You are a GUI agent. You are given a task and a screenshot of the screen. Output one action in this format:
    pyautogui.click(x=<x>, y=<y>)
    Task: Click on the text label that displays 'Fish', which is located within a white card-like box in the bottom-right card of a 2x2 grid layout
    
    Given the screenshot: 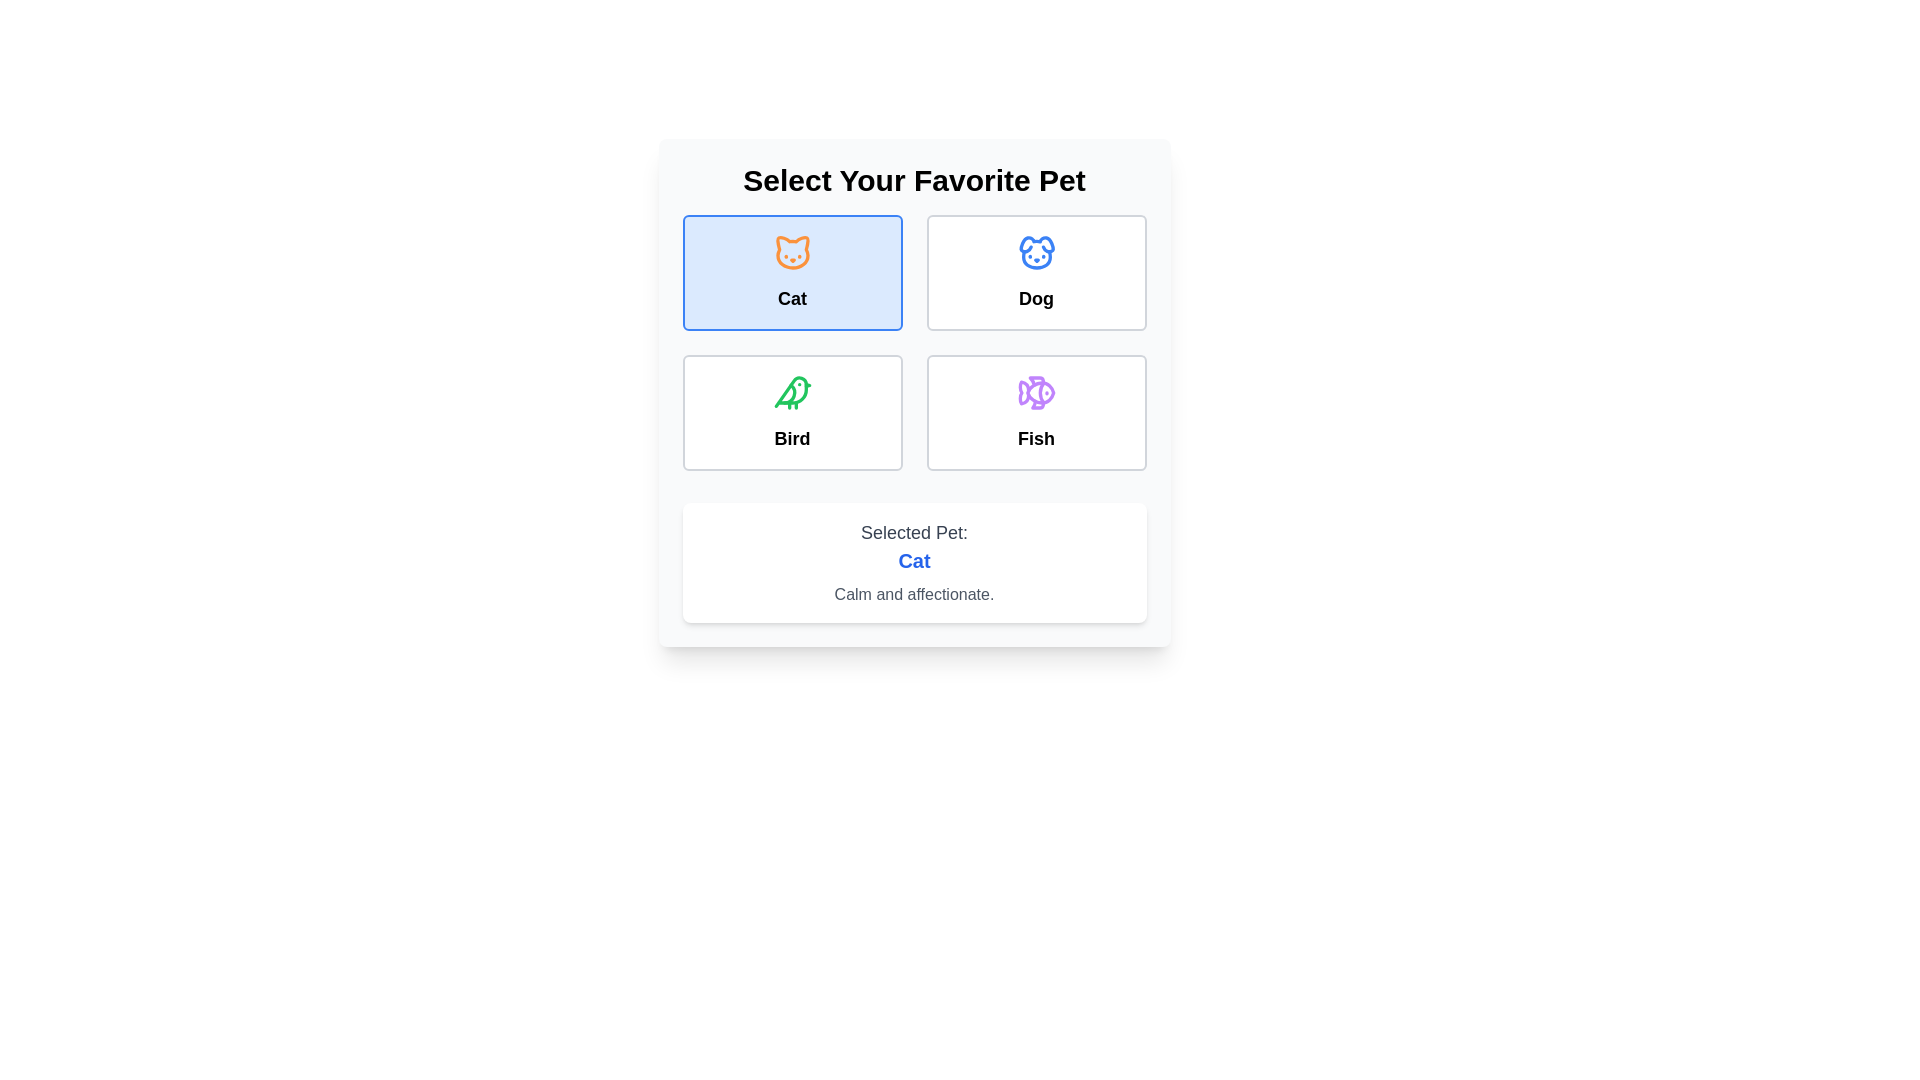 What is the action you would take?
    pyautogui.click(x=1036, y=438)
    